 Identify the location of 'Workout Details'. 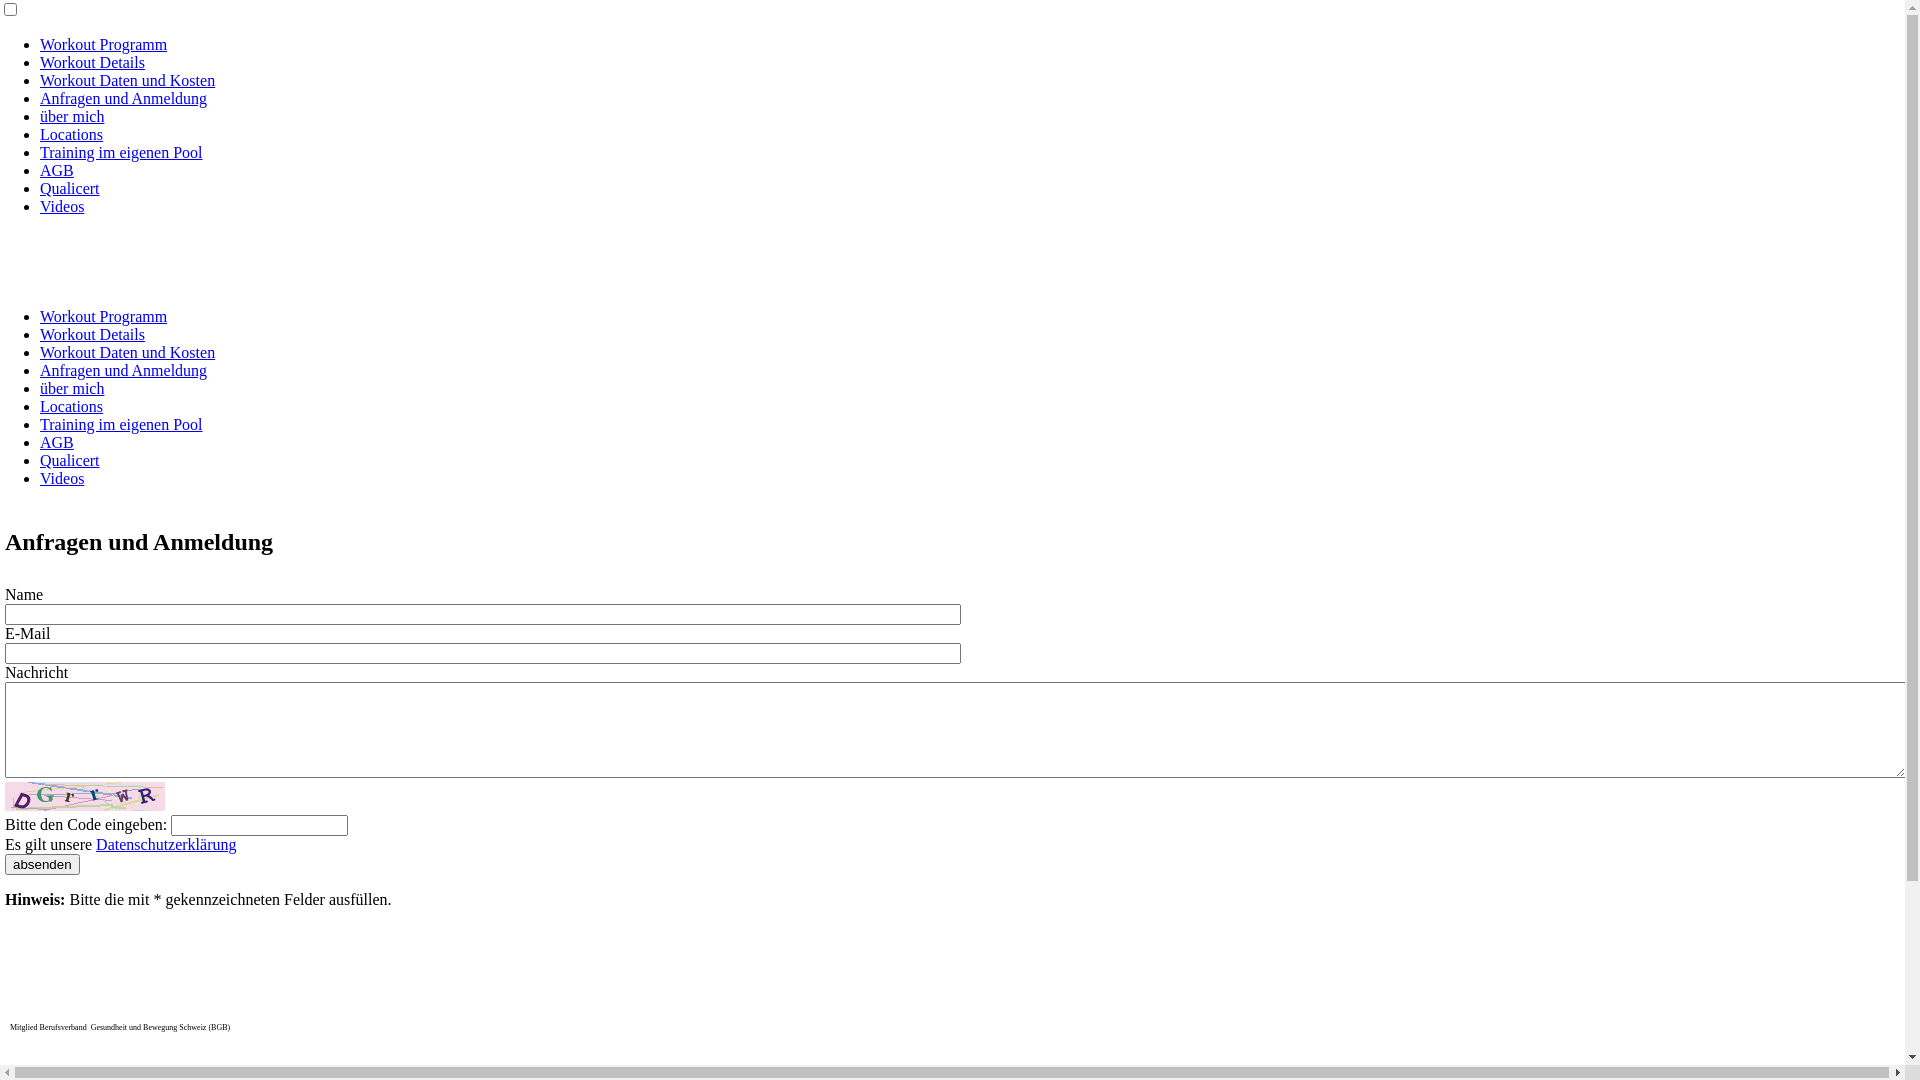
(91, 333).